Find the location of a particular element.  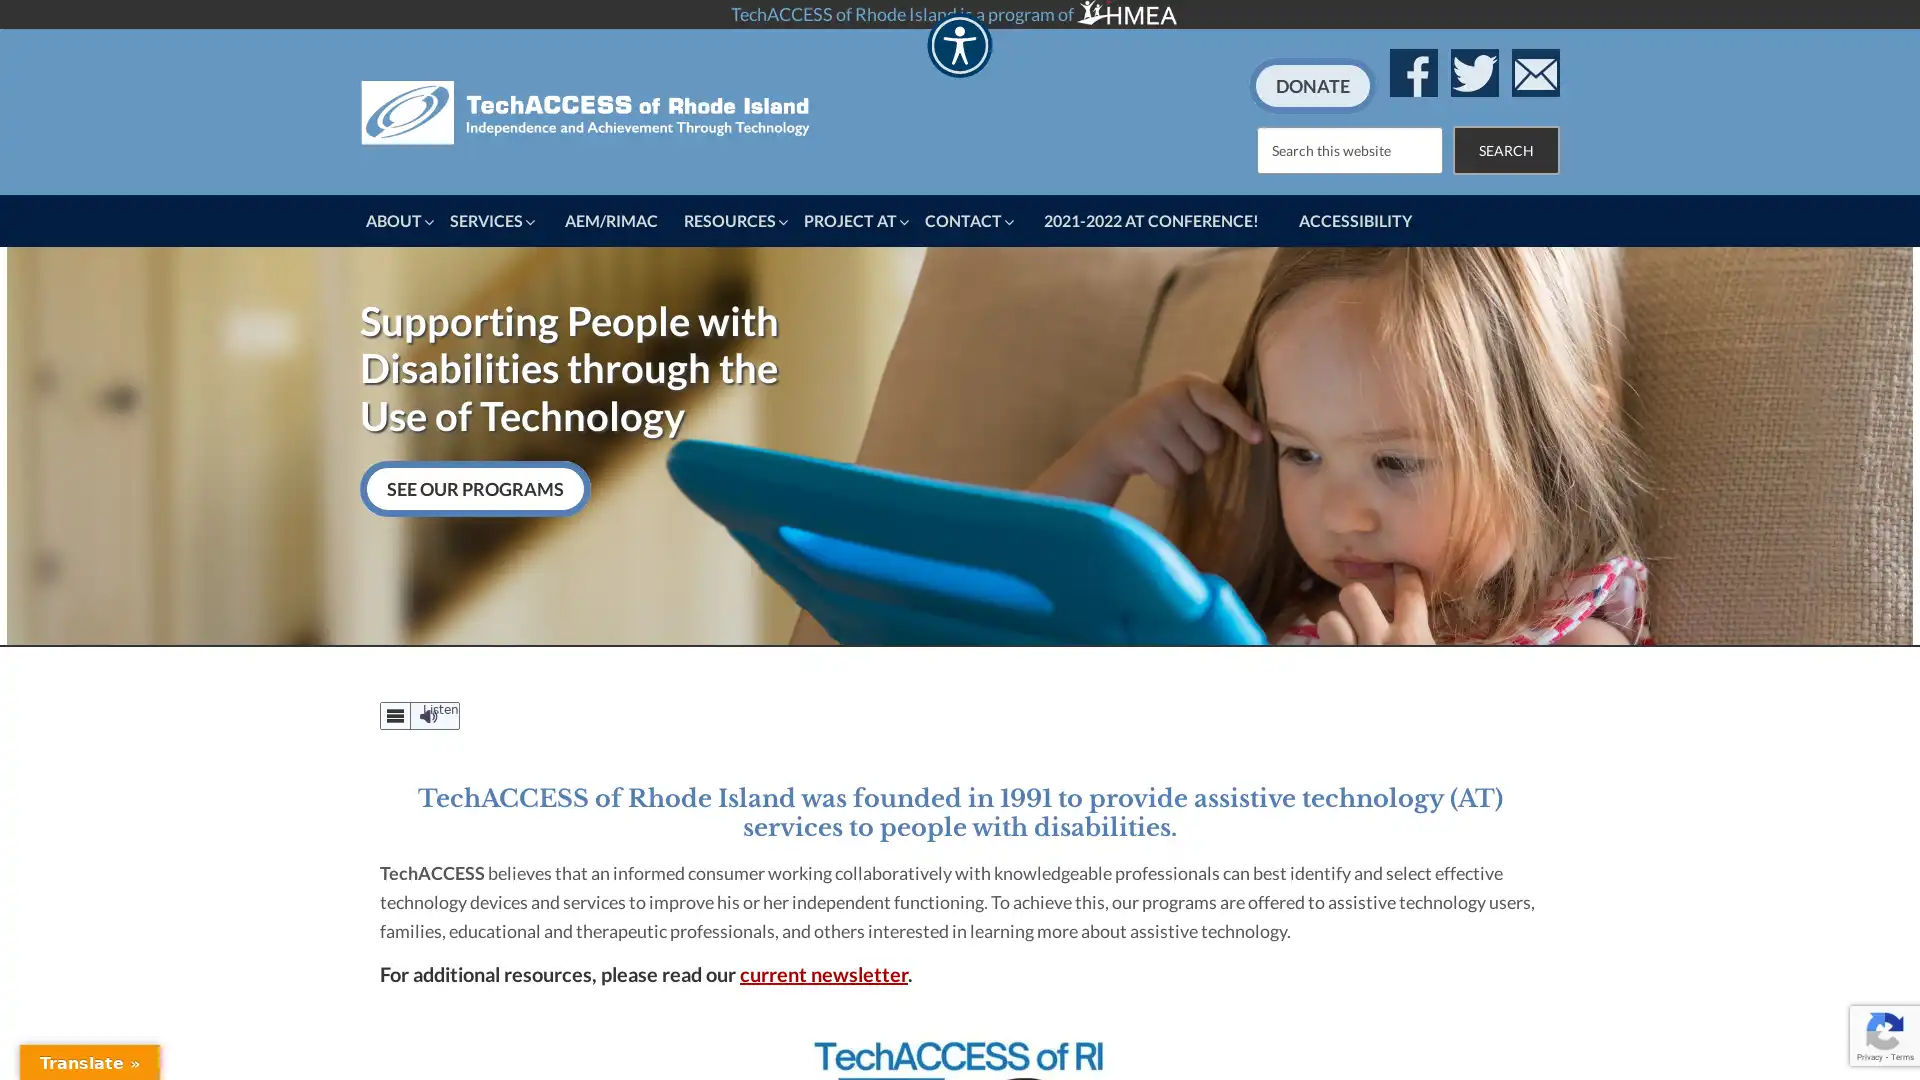

ReadSpeaker webReader: Listen with webReader is located at coordinates (419, 713).